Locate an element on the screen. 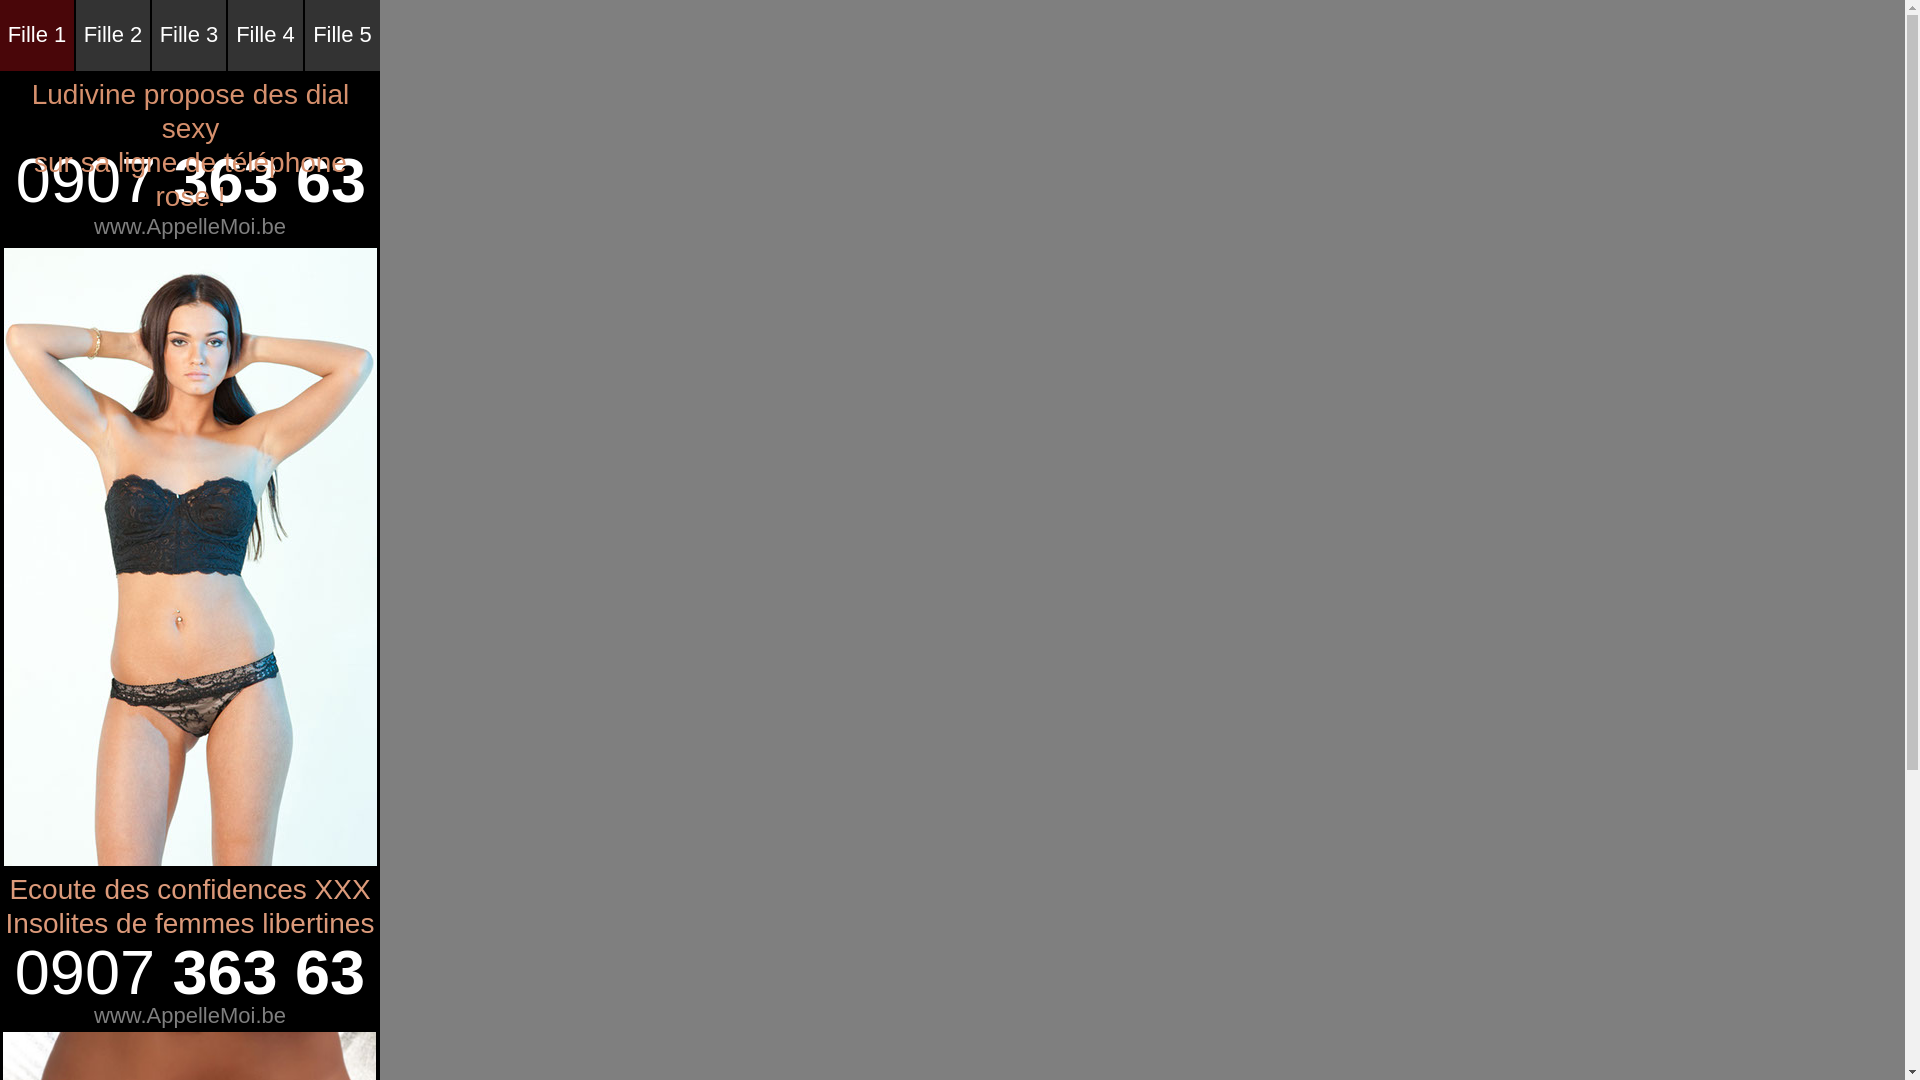 The width and height of the screenshot is (1920, 1080). 'Fille 4' is located at coordinates (227, 35).